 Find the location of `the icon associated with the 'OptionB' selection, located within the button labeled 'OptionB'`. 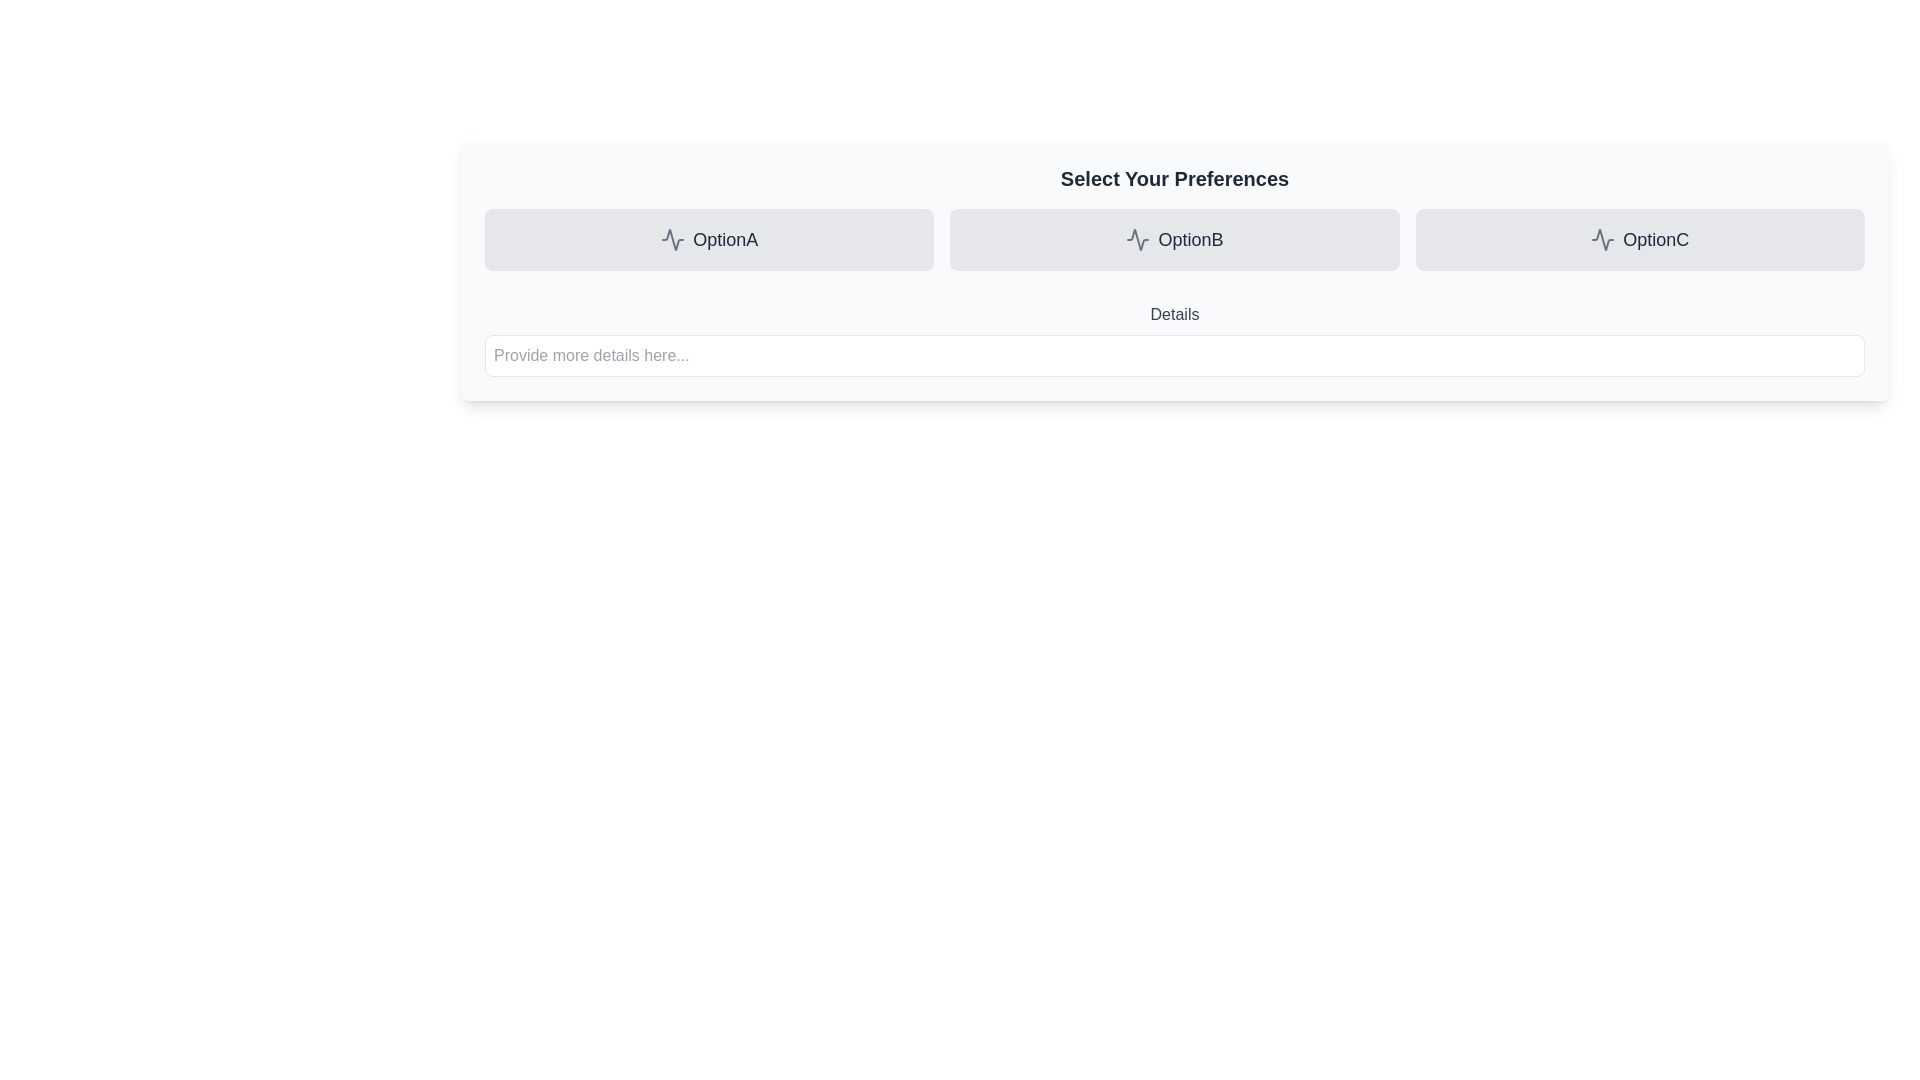

the icon associated with the 'OptionB' selection, located within the button labeled 'OptionB' is located at coordinates (1138, 238).